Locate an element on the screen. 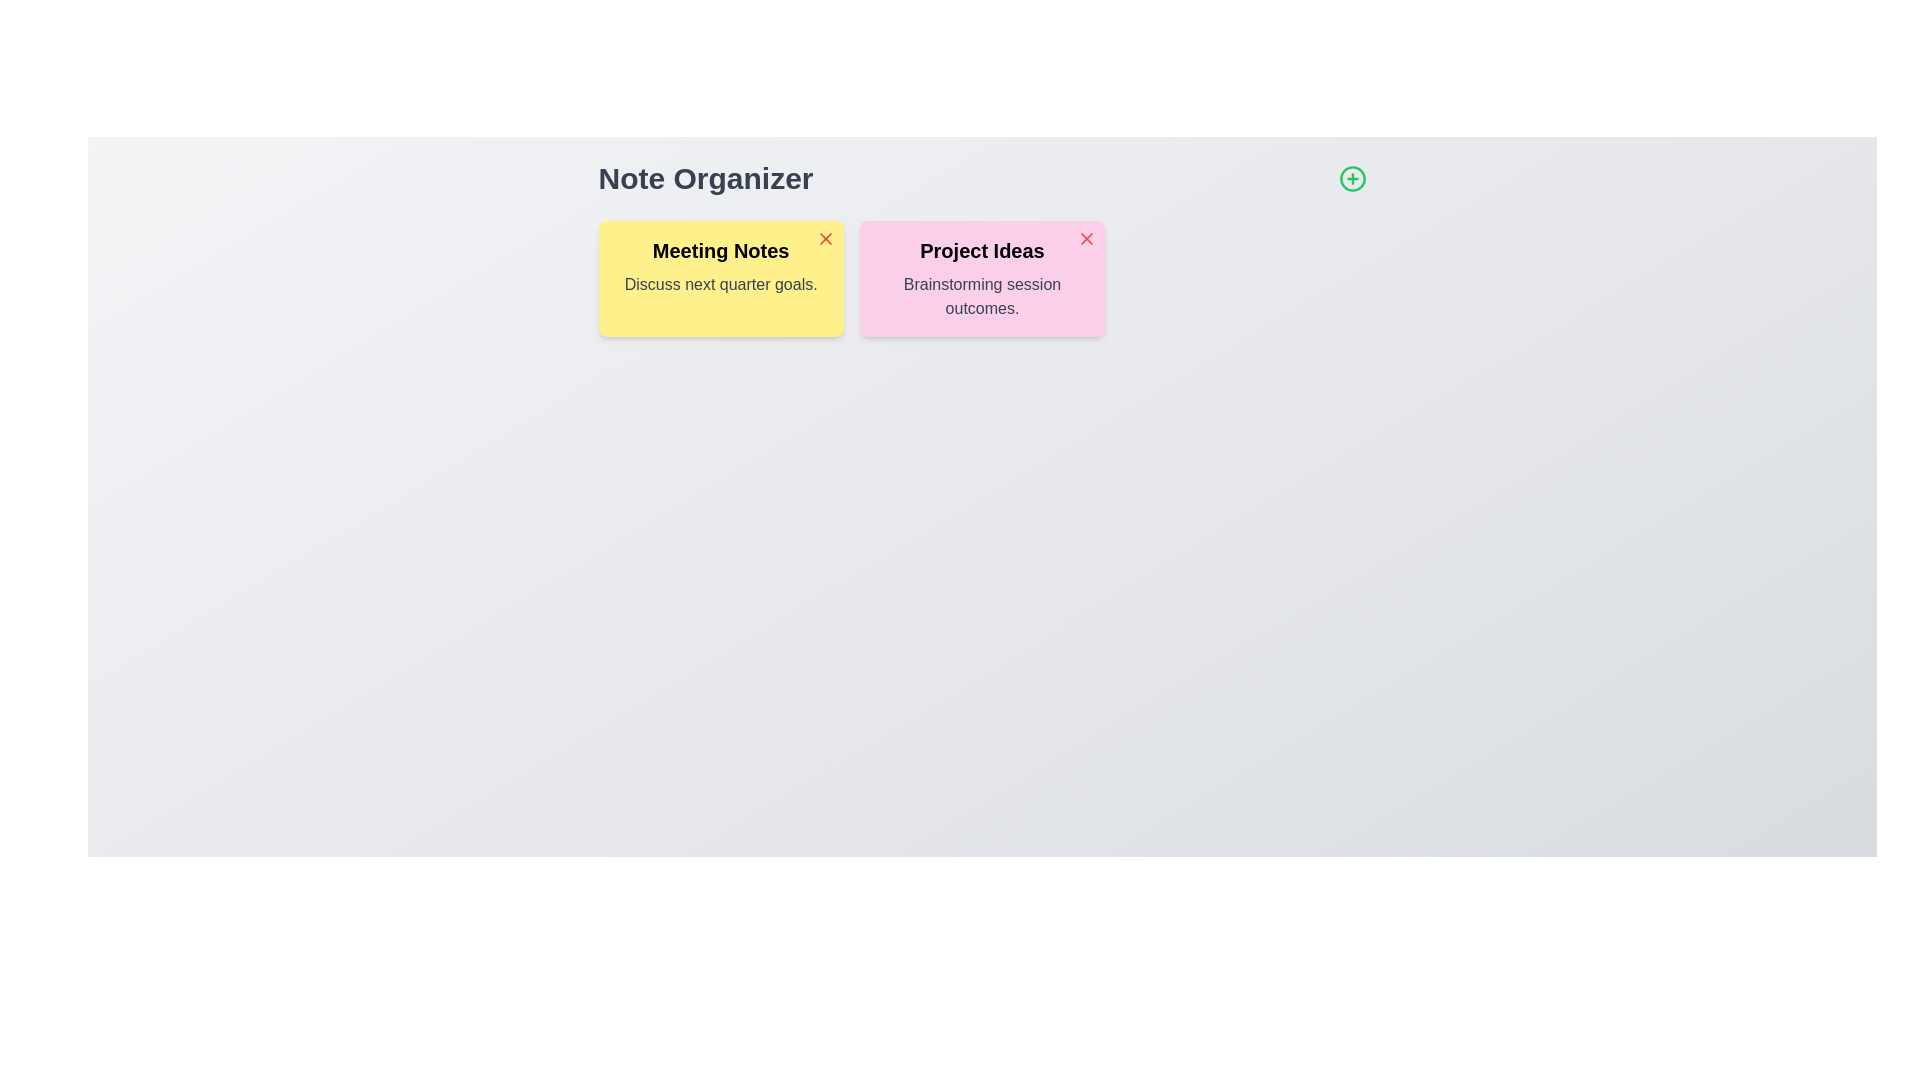  the Close button located in the top-right corner of the 'Meeting Notes' card is located at coordinates (825, 238).